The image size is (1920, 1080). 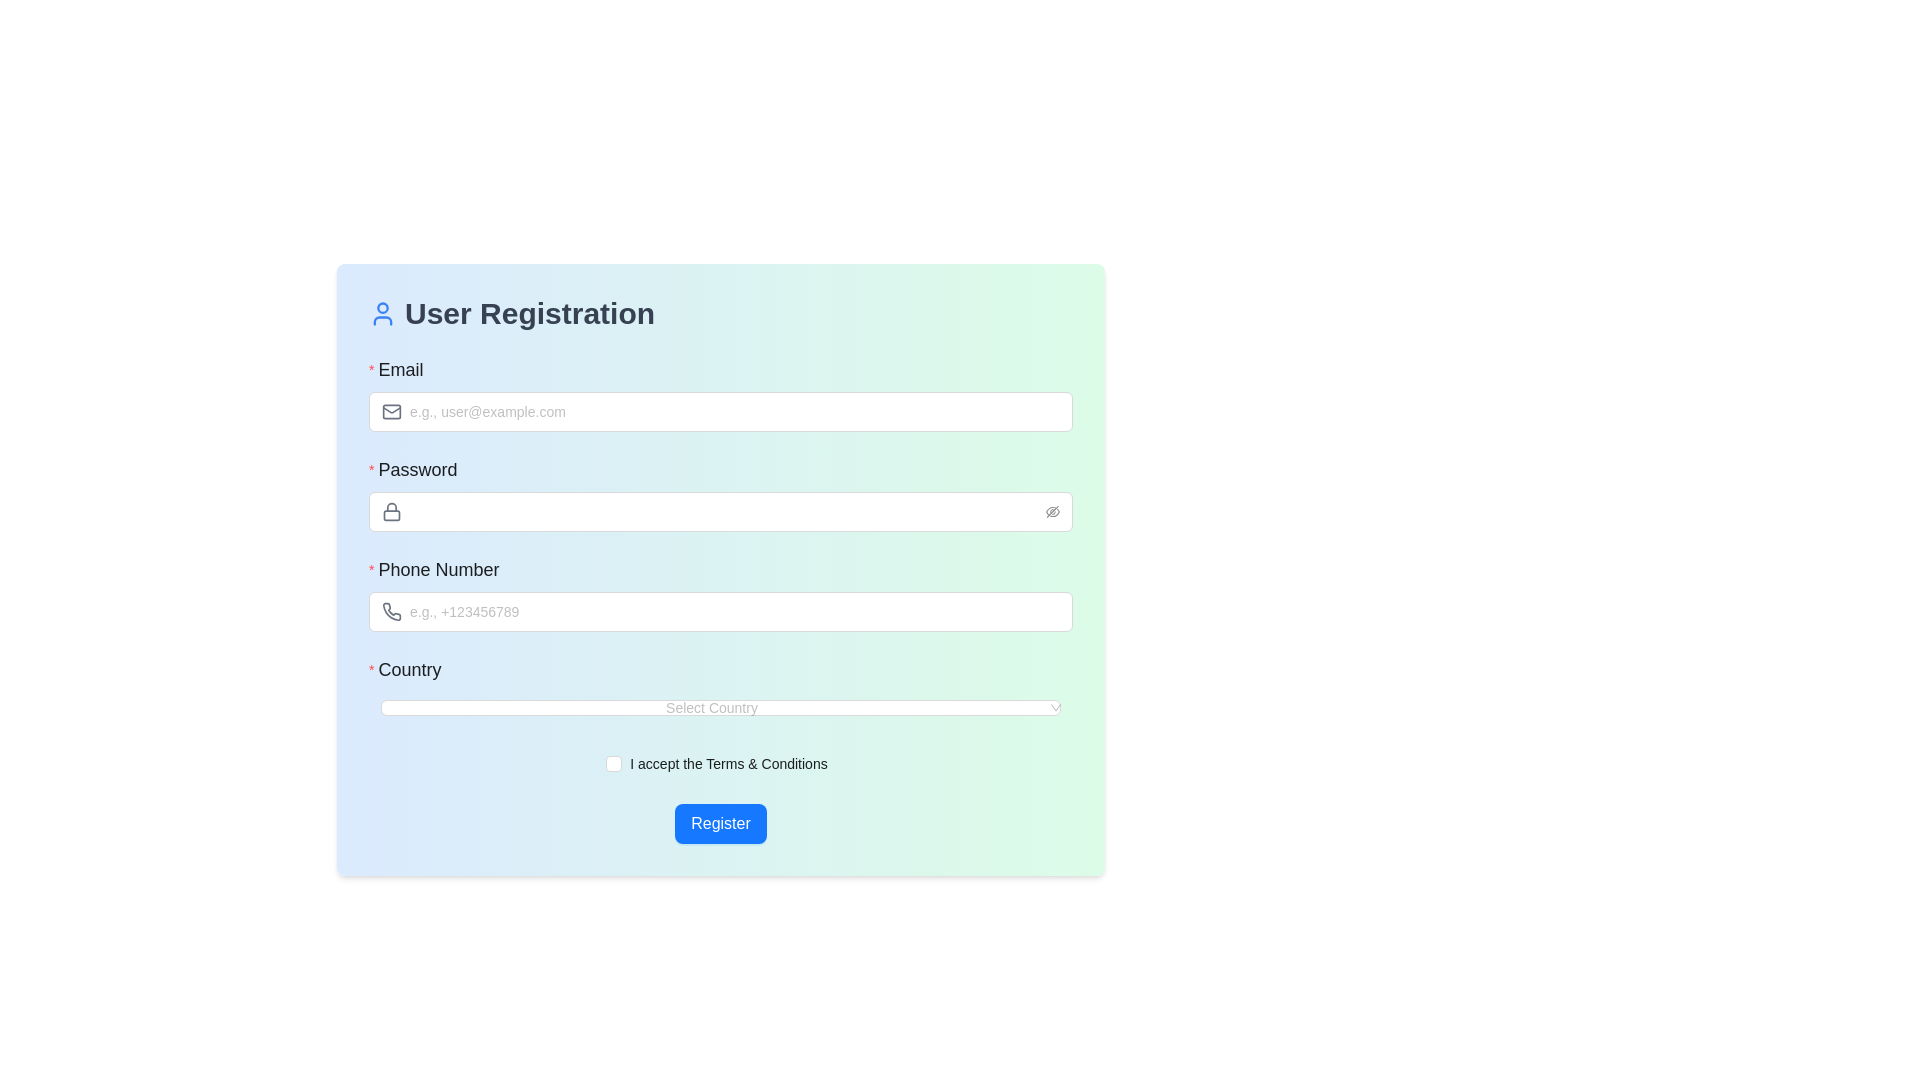 I want to click on the gray lock icon located inside the 'Password' input field, positioned between the 'Email' and 'Phone Number' fields, so click(x=393, y=511).